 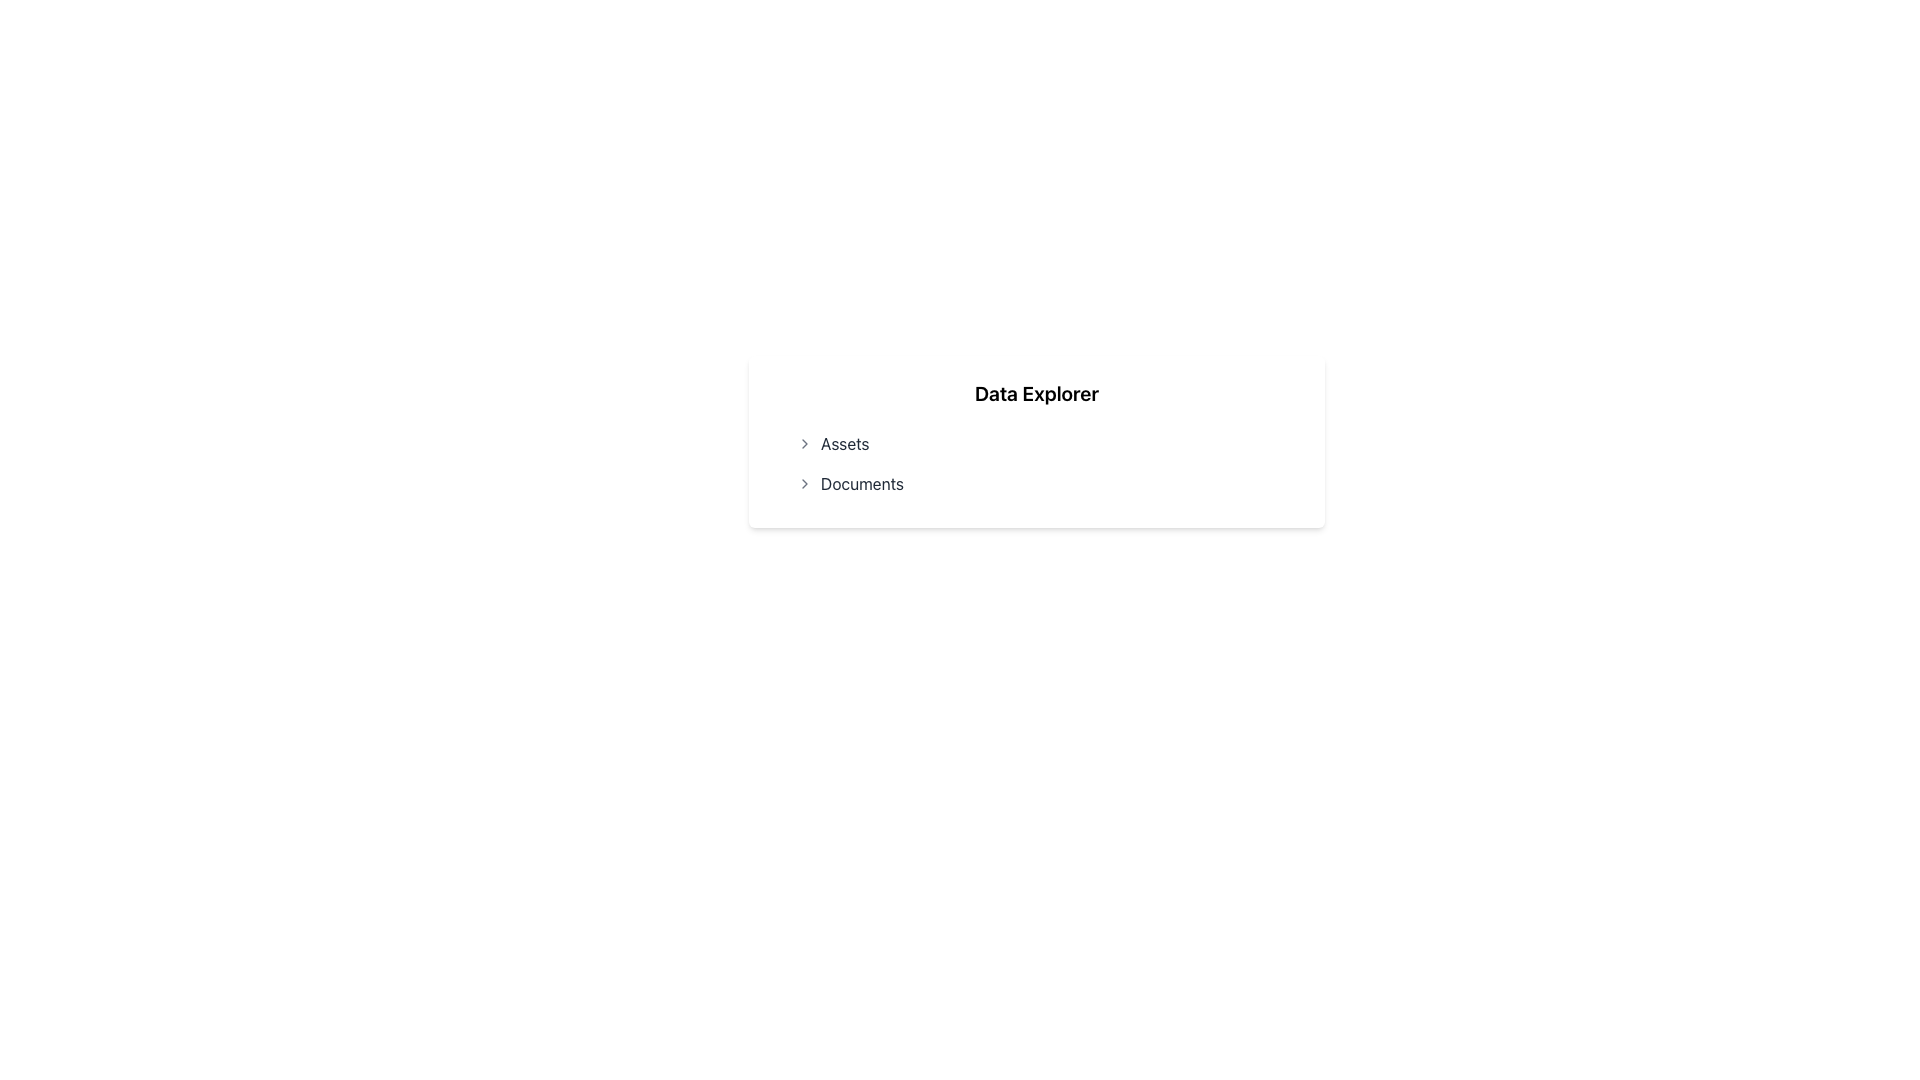 What do you see at coordinates (1036, 483) in the screenshot?
I see `the chevron of the second collapsible navigation item under 'Data Explorer'` at bounding box center [1036, 483].